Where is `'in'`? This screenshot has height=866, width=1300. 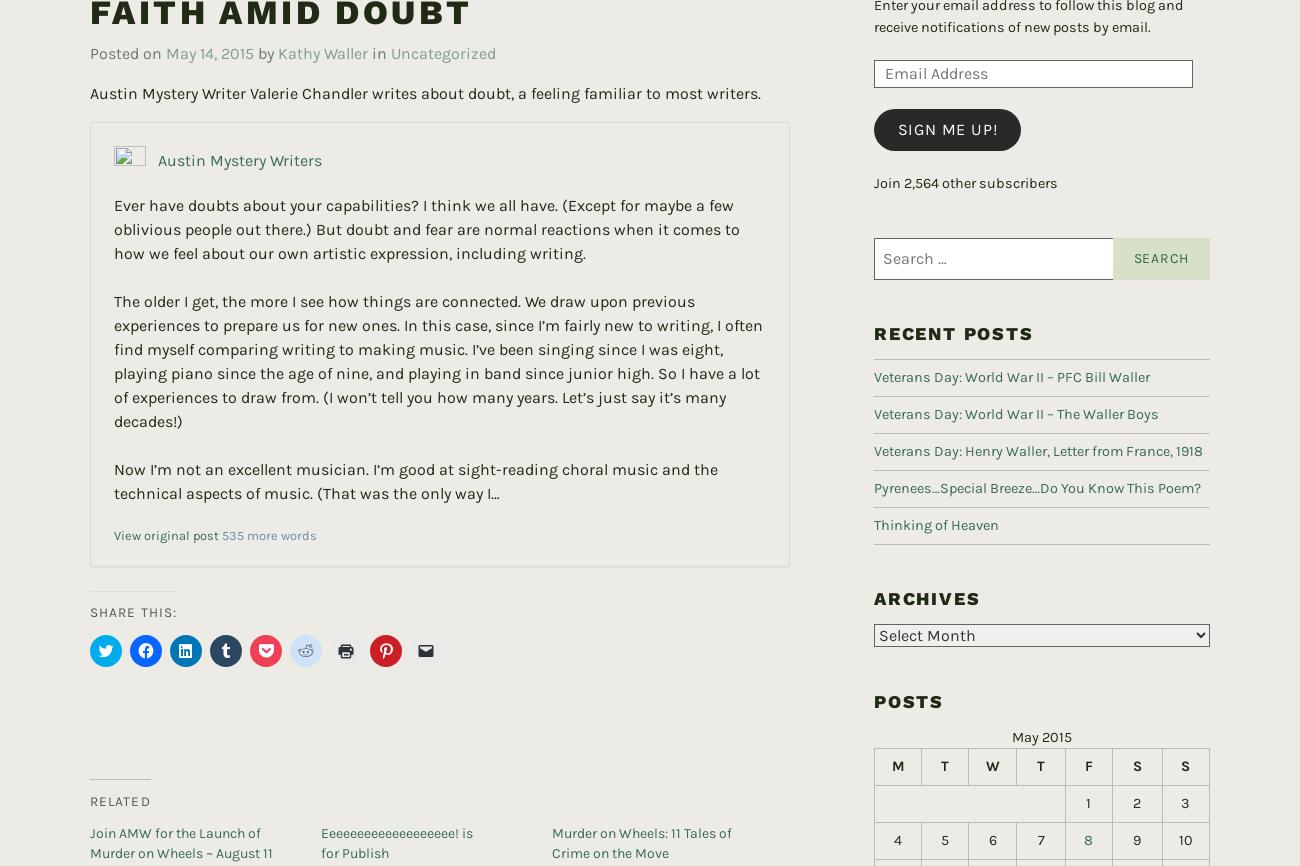
'in' is located at coordinates (378, 21).